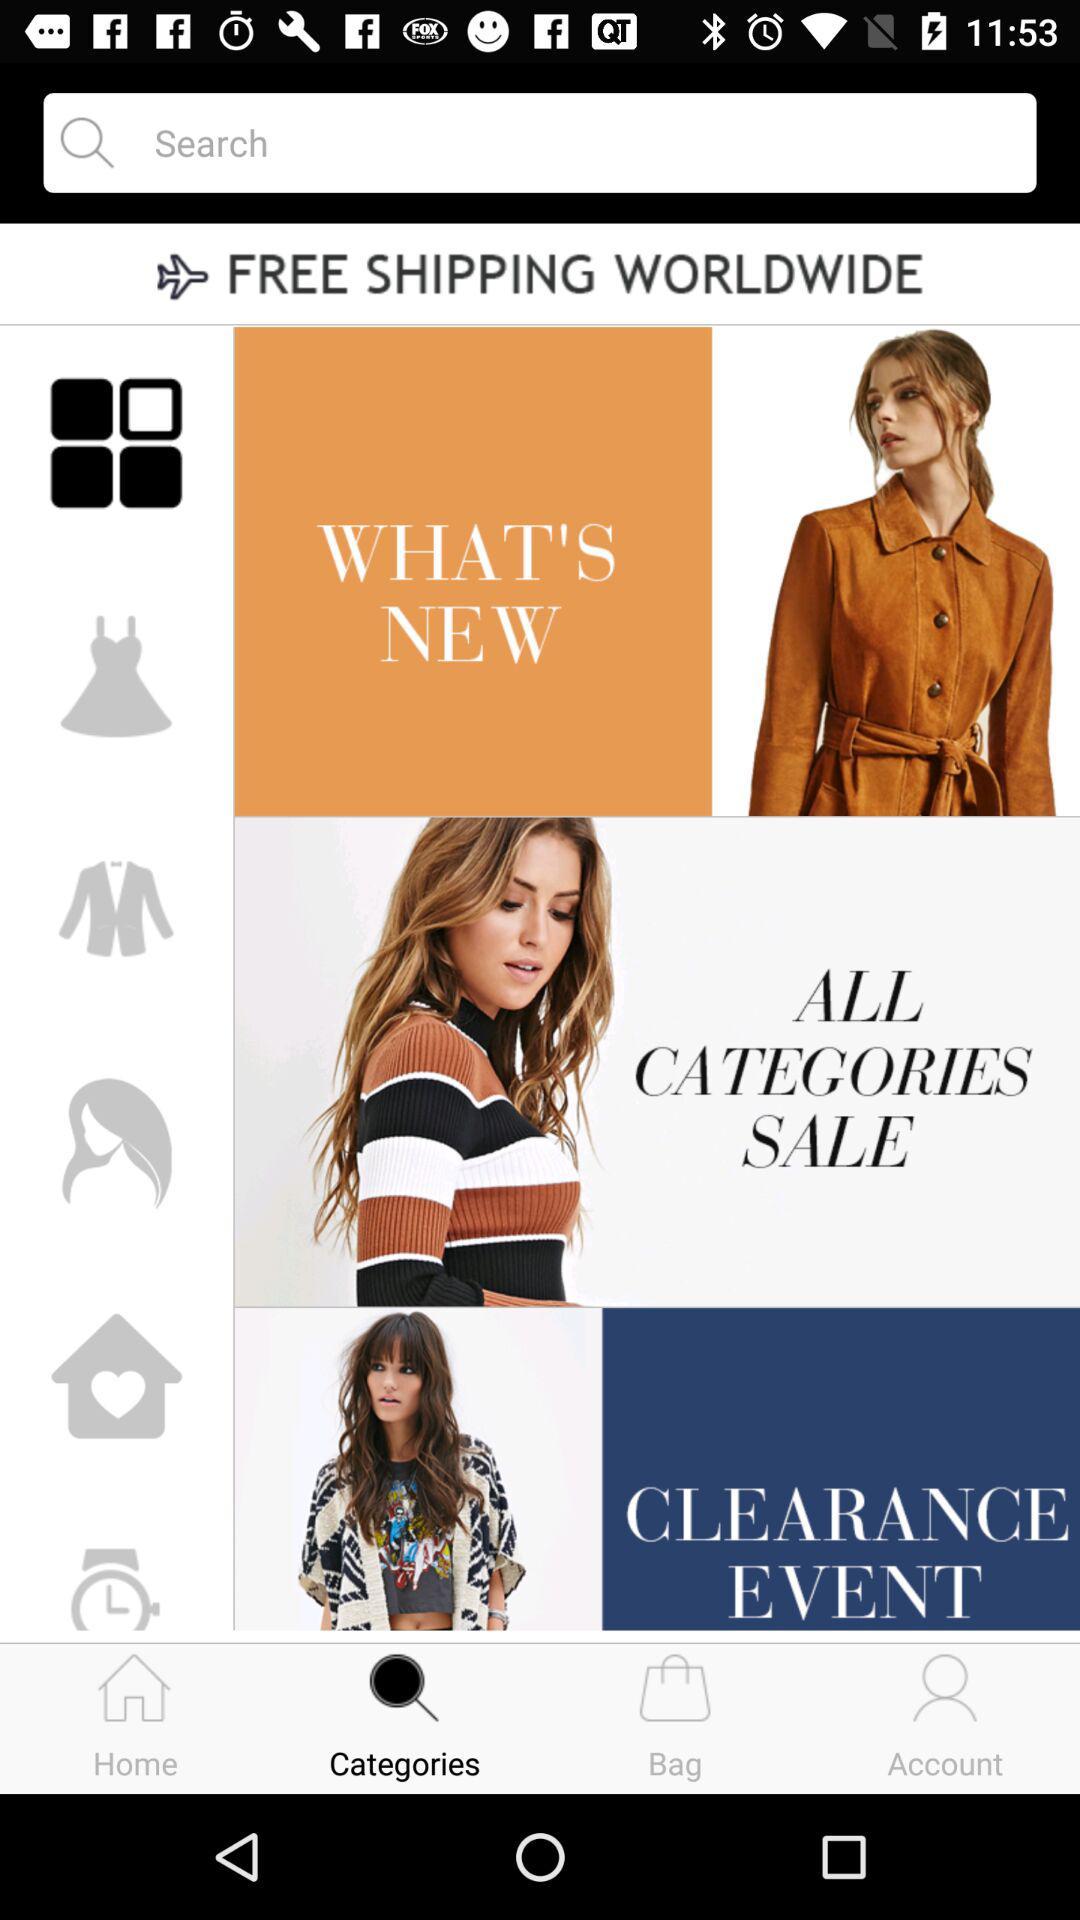 The height and width of the screenshot is (1920, 1080). What do you see at coordinates (577, 141) in the screenshot?
I see `open the search field` at bounding box center [577, 141].